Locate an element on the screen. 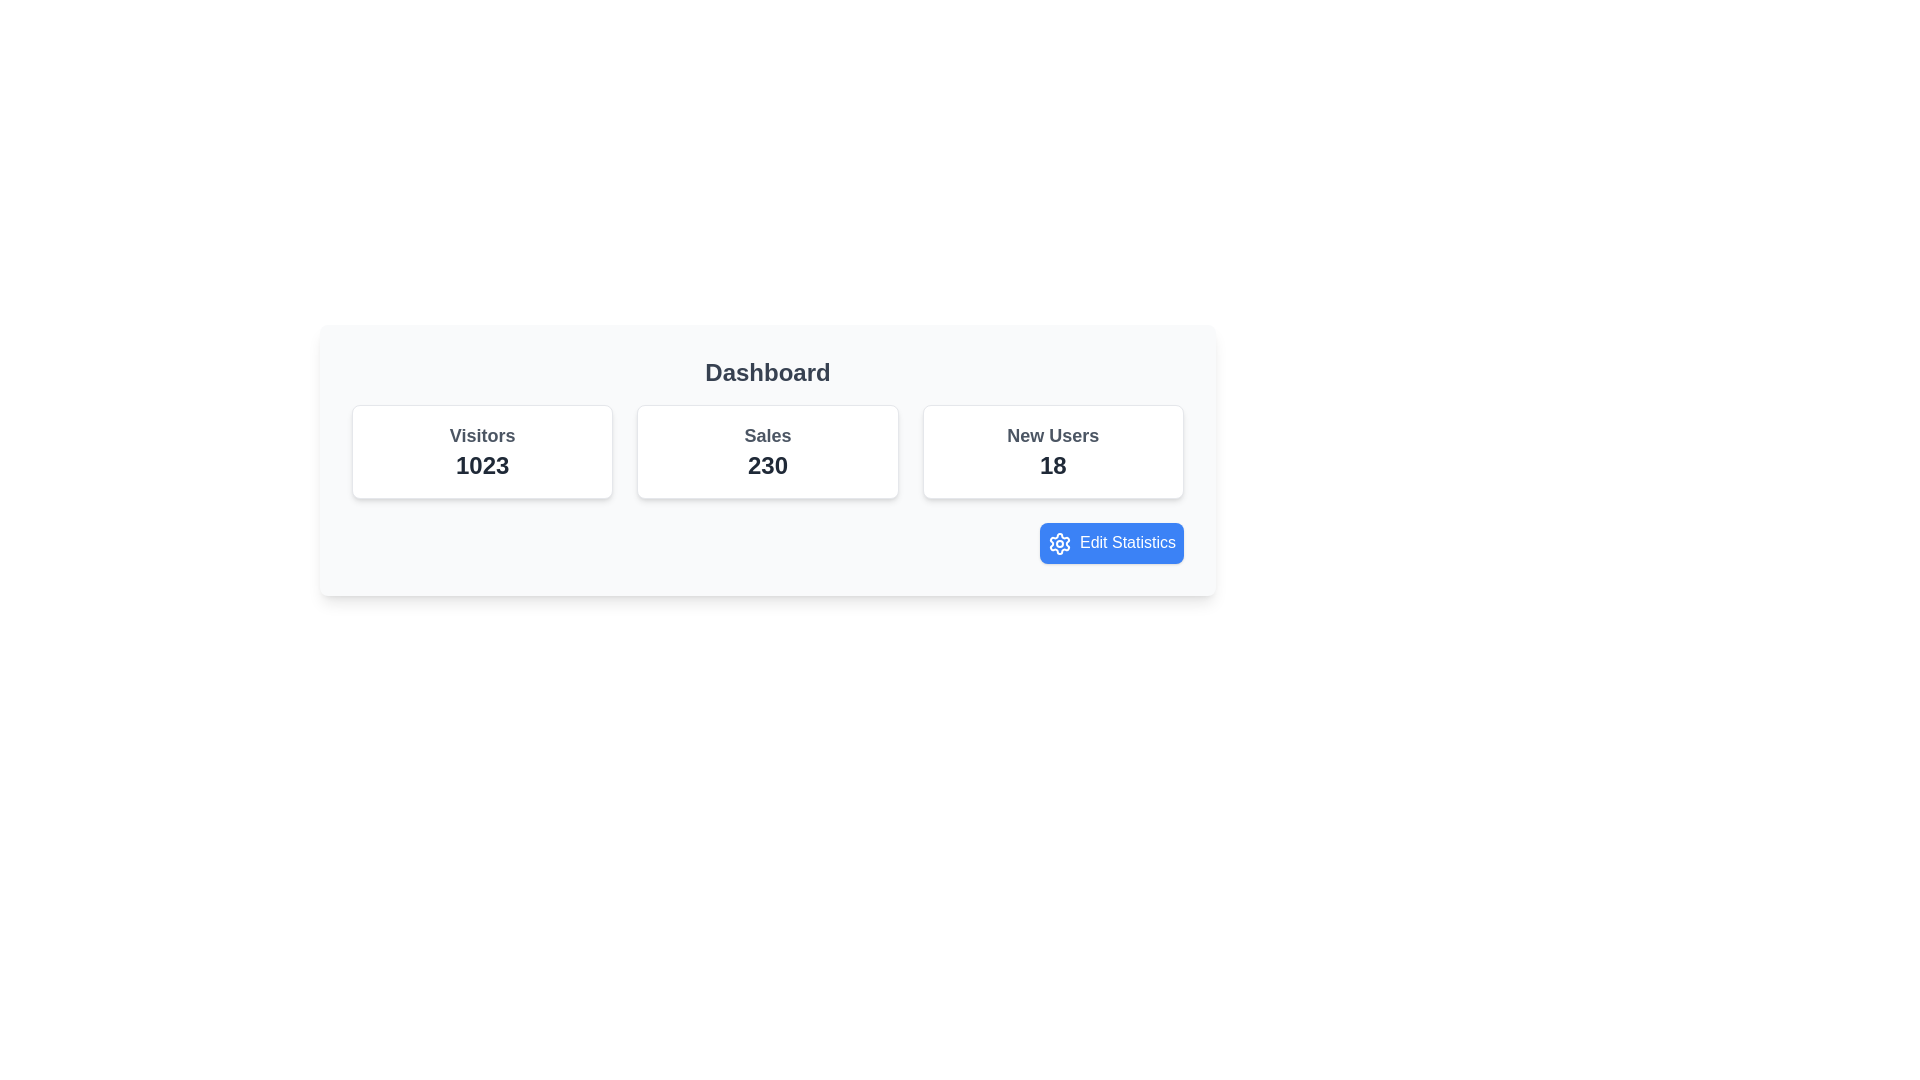  the text label 'New Users' which is prominently styled with a larger font size in gray color, located at the upper part of a bordered card, positioned between the 'Sales' card and the 'Edit Statistics' button is located at coordinates (1052, 434).